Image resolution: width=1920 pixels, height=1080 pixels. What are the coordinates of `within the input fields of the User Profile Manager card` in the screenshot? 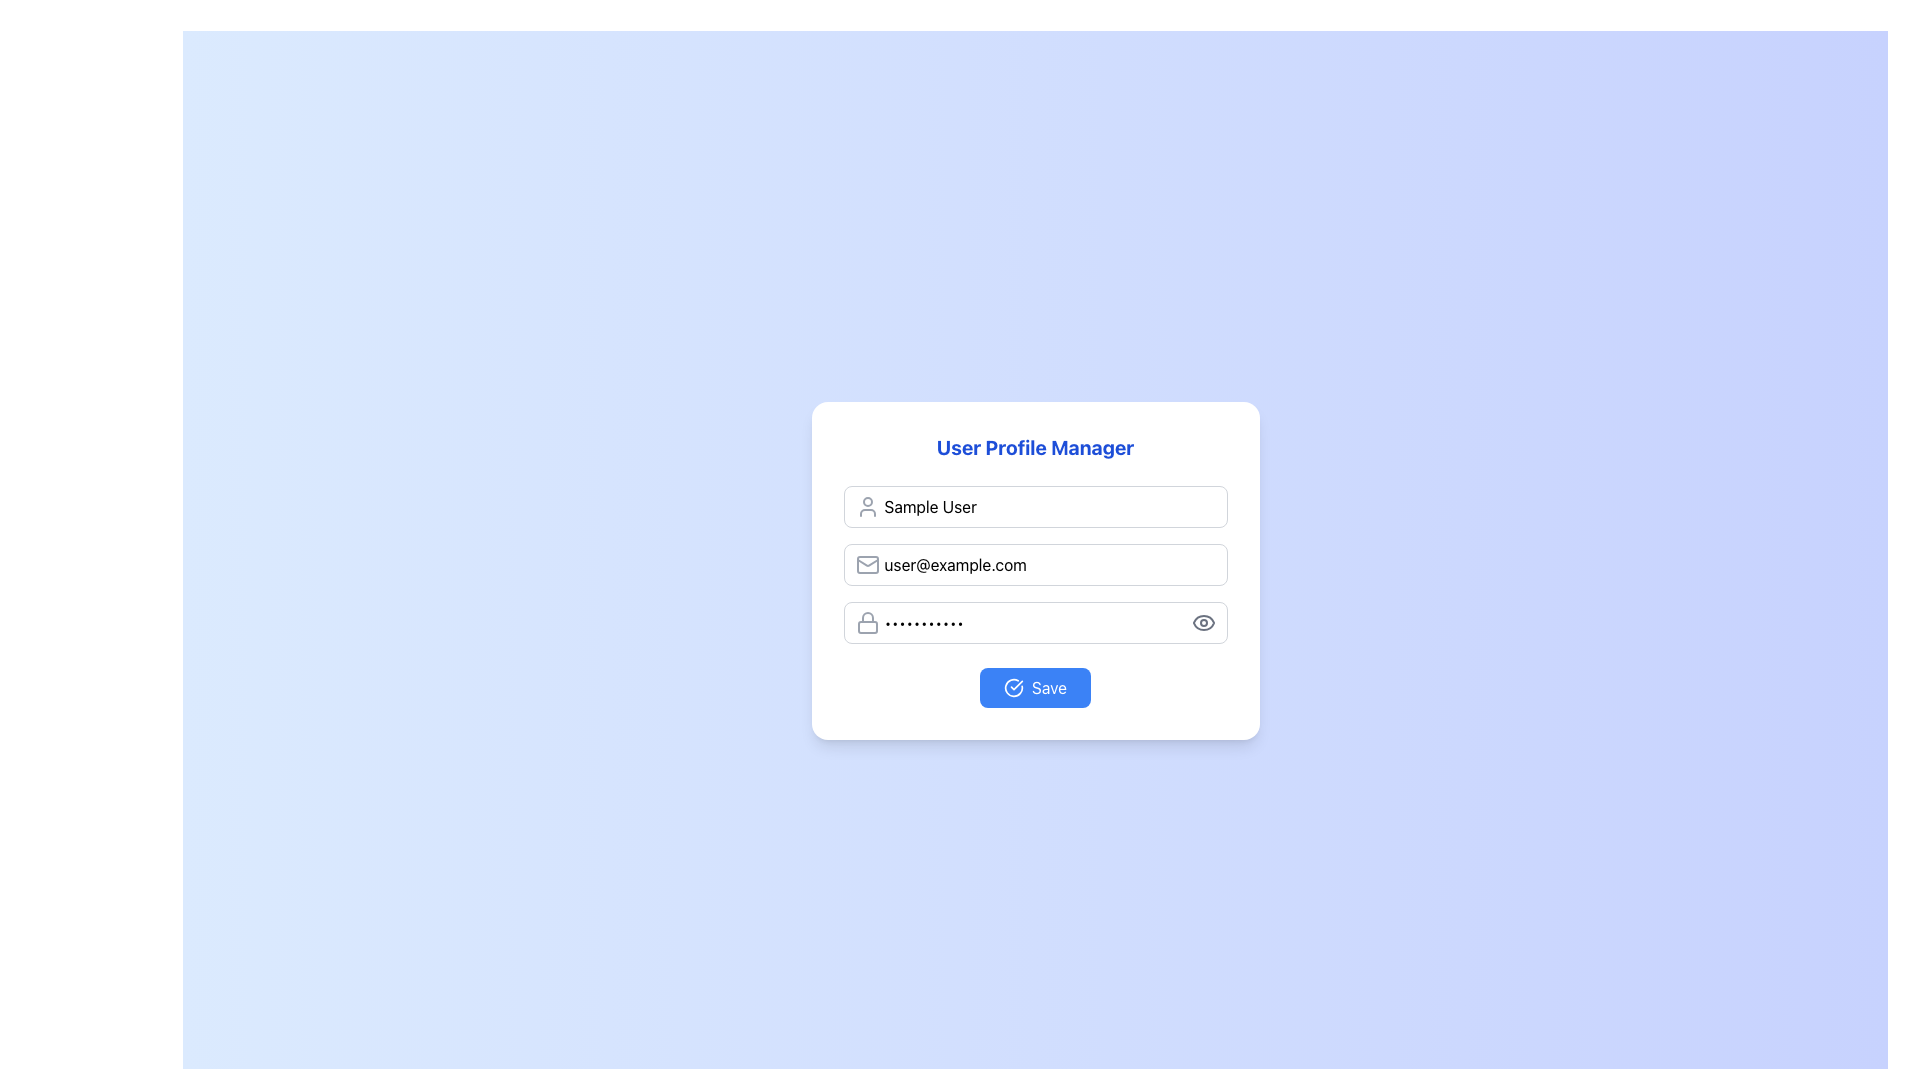 It's located at (1035, 570).